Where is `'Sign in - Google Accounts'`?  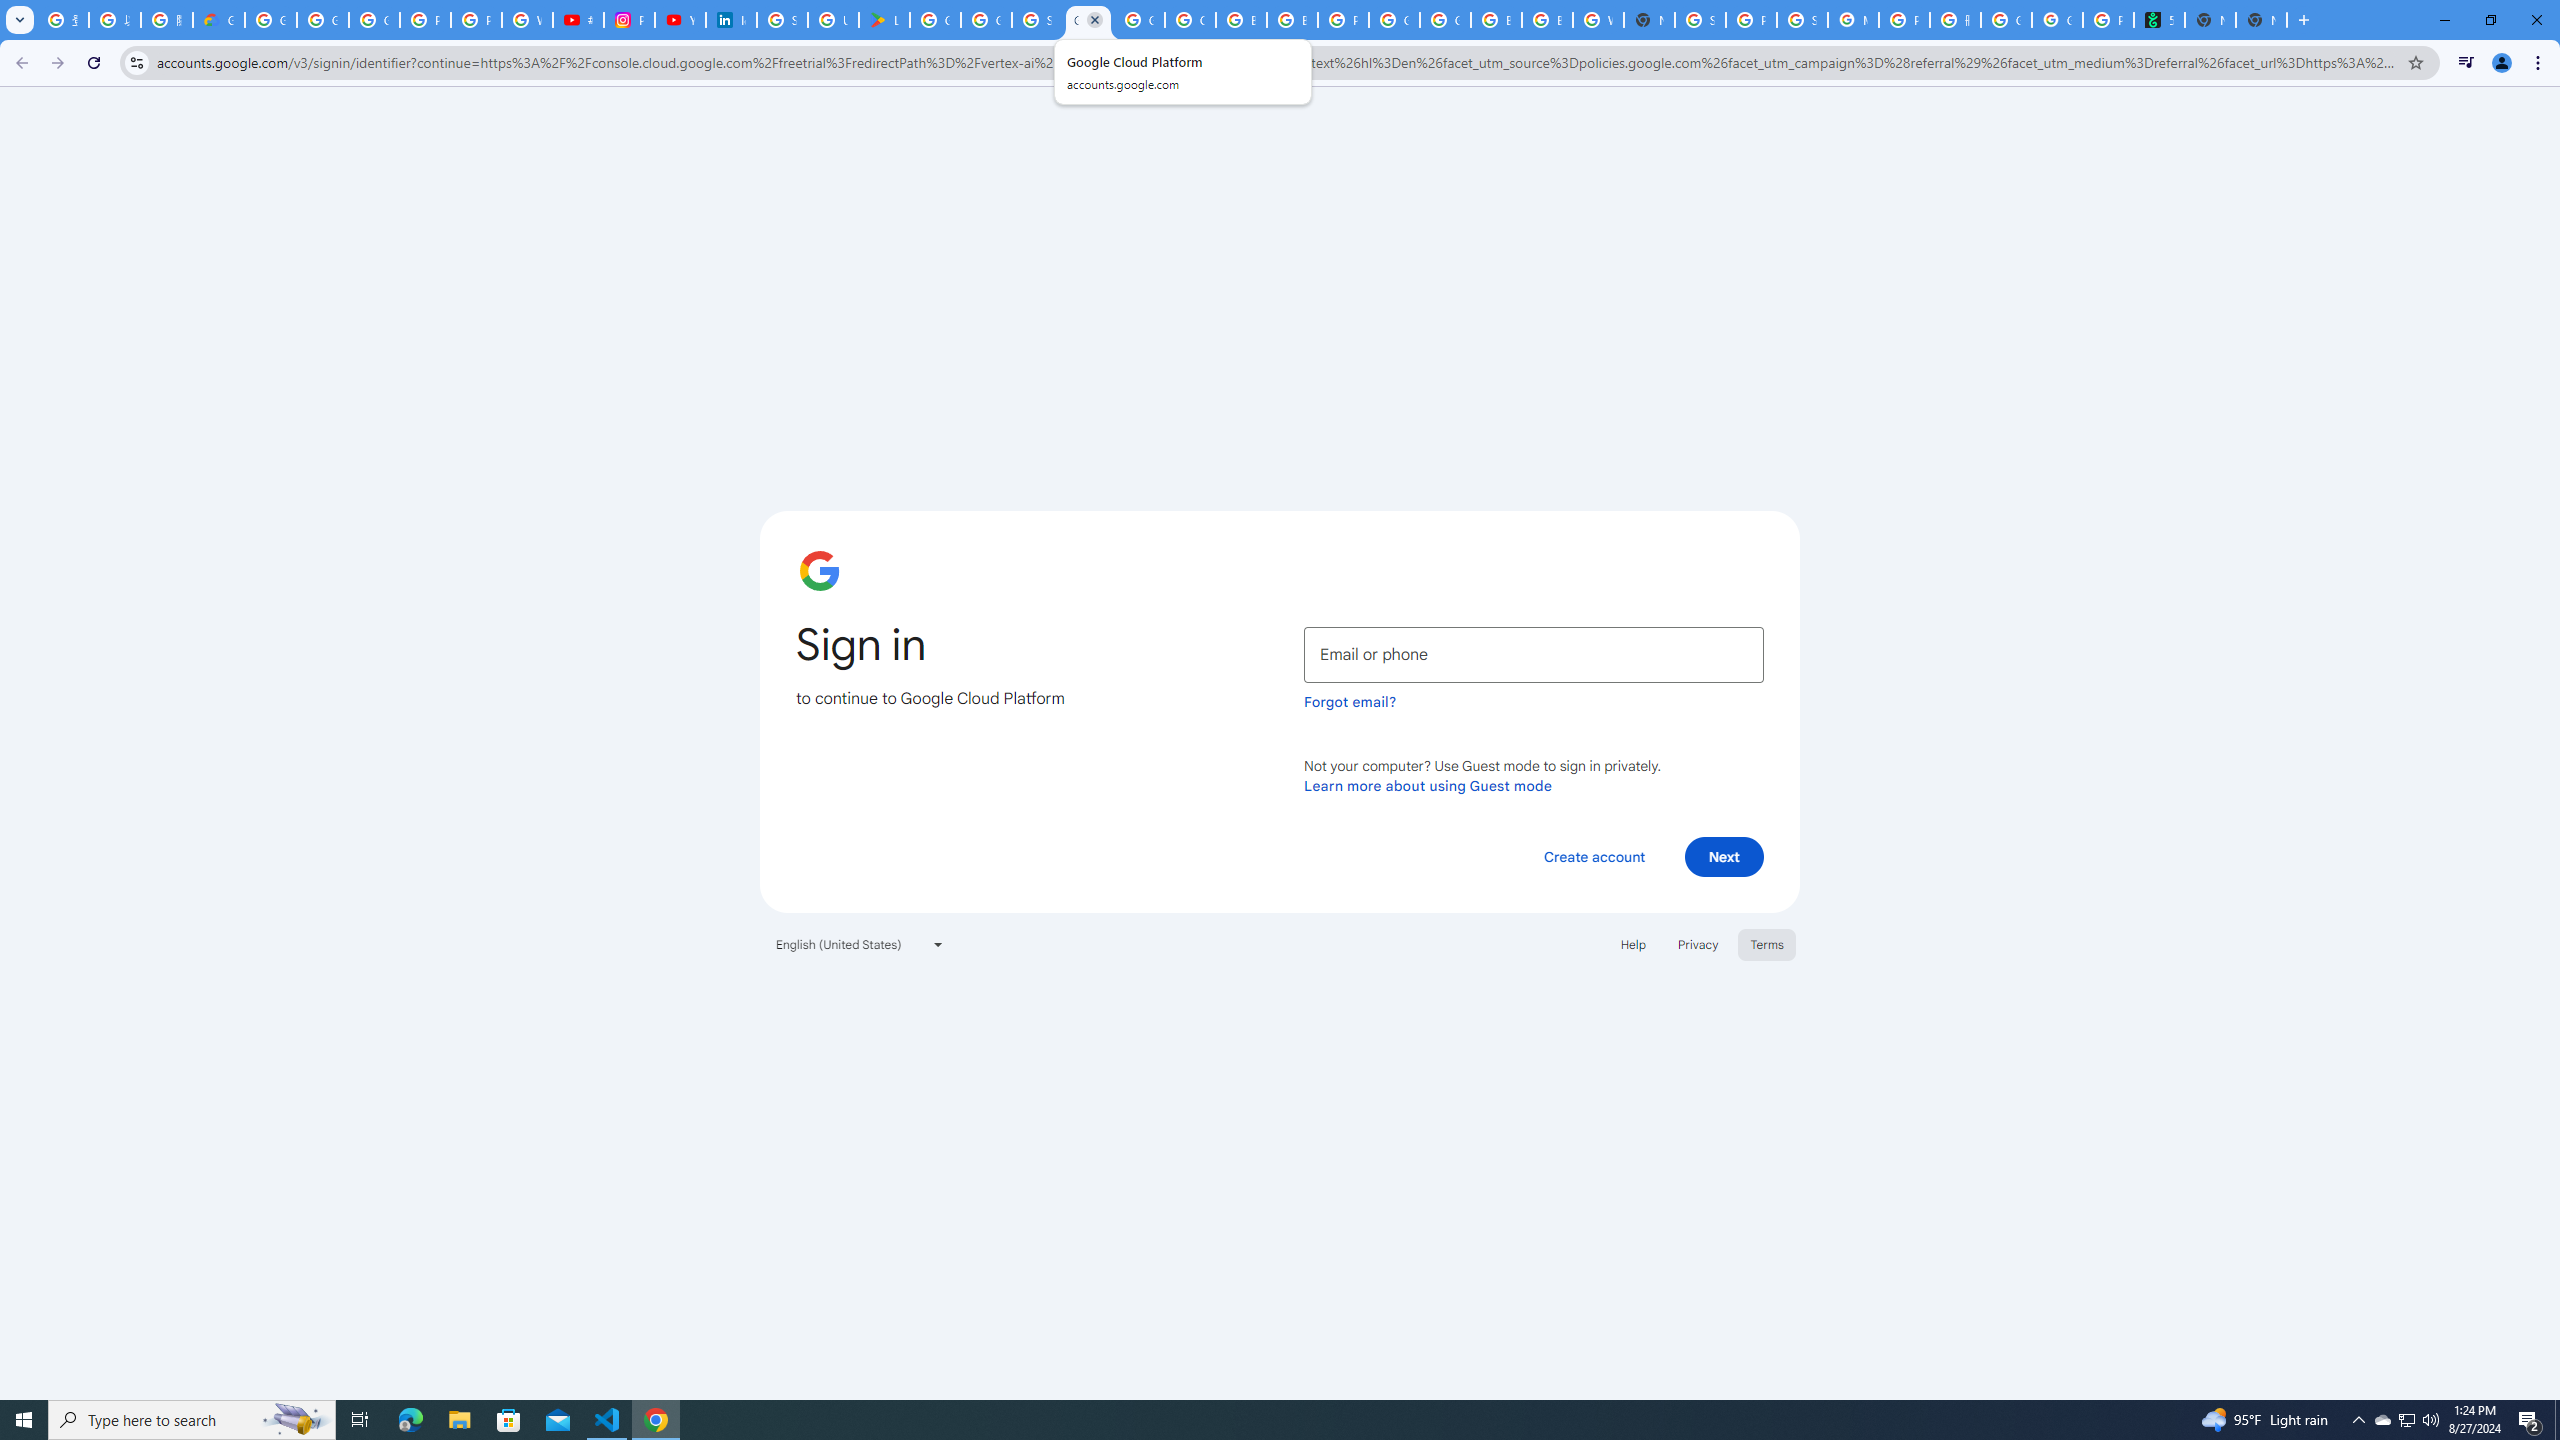
'Sign in - Google Accounts' is located at coordinates (1038, 19).